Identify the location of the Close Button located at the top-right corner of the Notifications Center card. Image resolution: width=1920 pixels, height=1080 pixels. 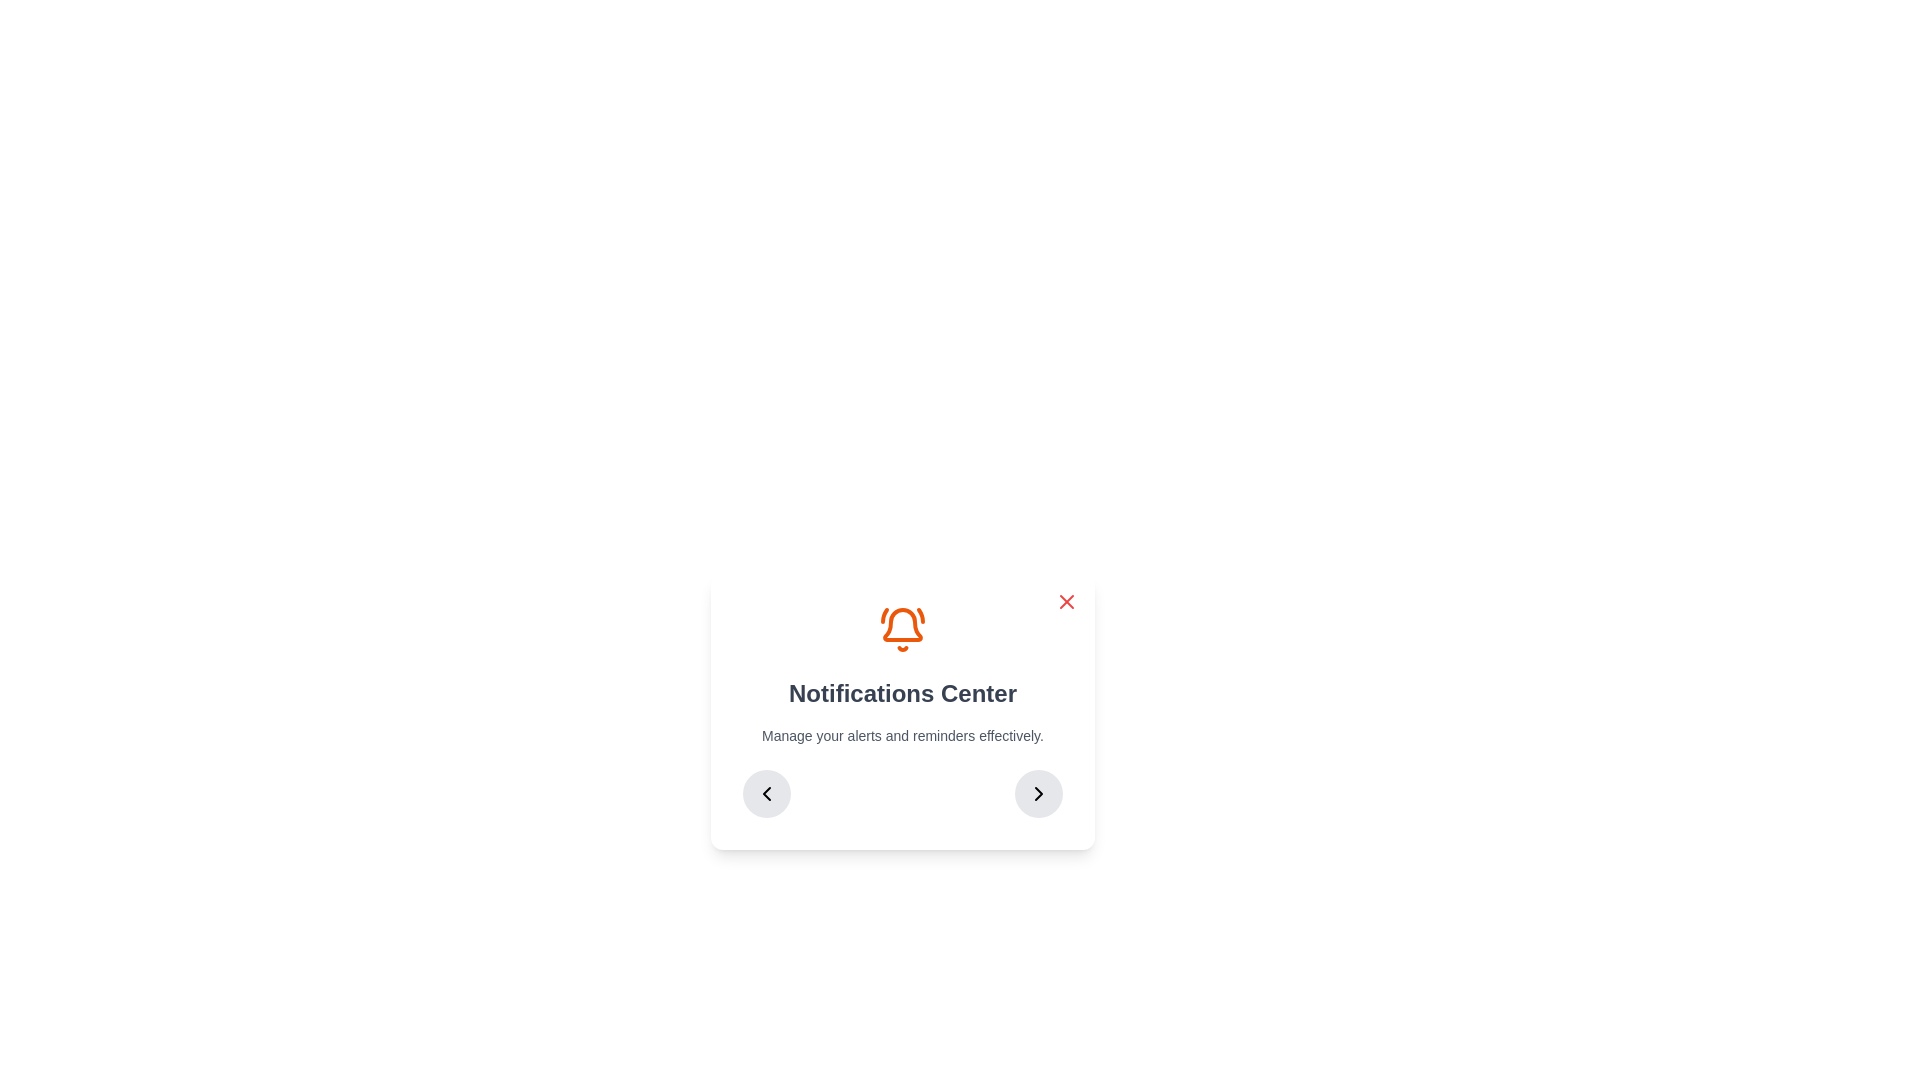
(1065, 600).